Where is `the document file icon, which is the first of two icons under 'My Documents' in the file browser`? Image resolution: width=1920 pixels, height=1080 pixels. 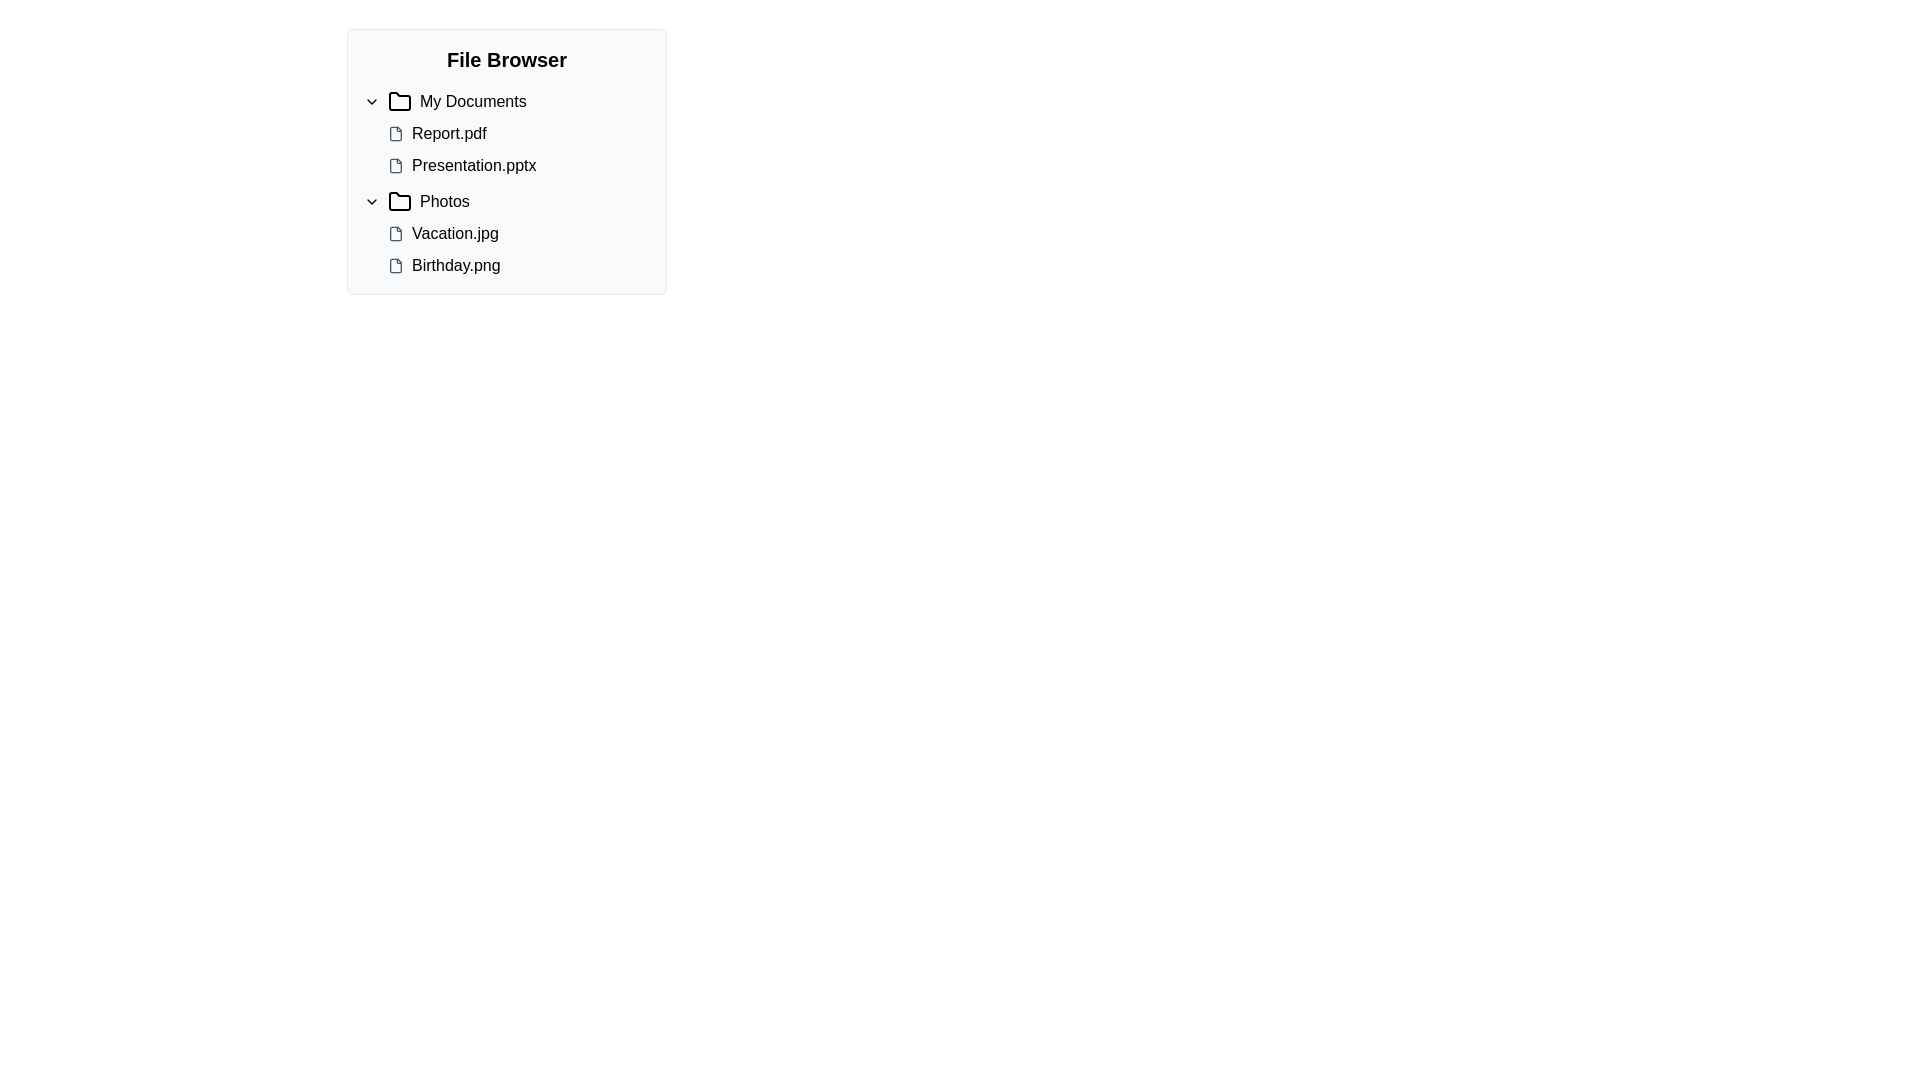
the document file icon, which is the first of two icons under 'My Documents' in the file browser is located at coordinates (395, 134).